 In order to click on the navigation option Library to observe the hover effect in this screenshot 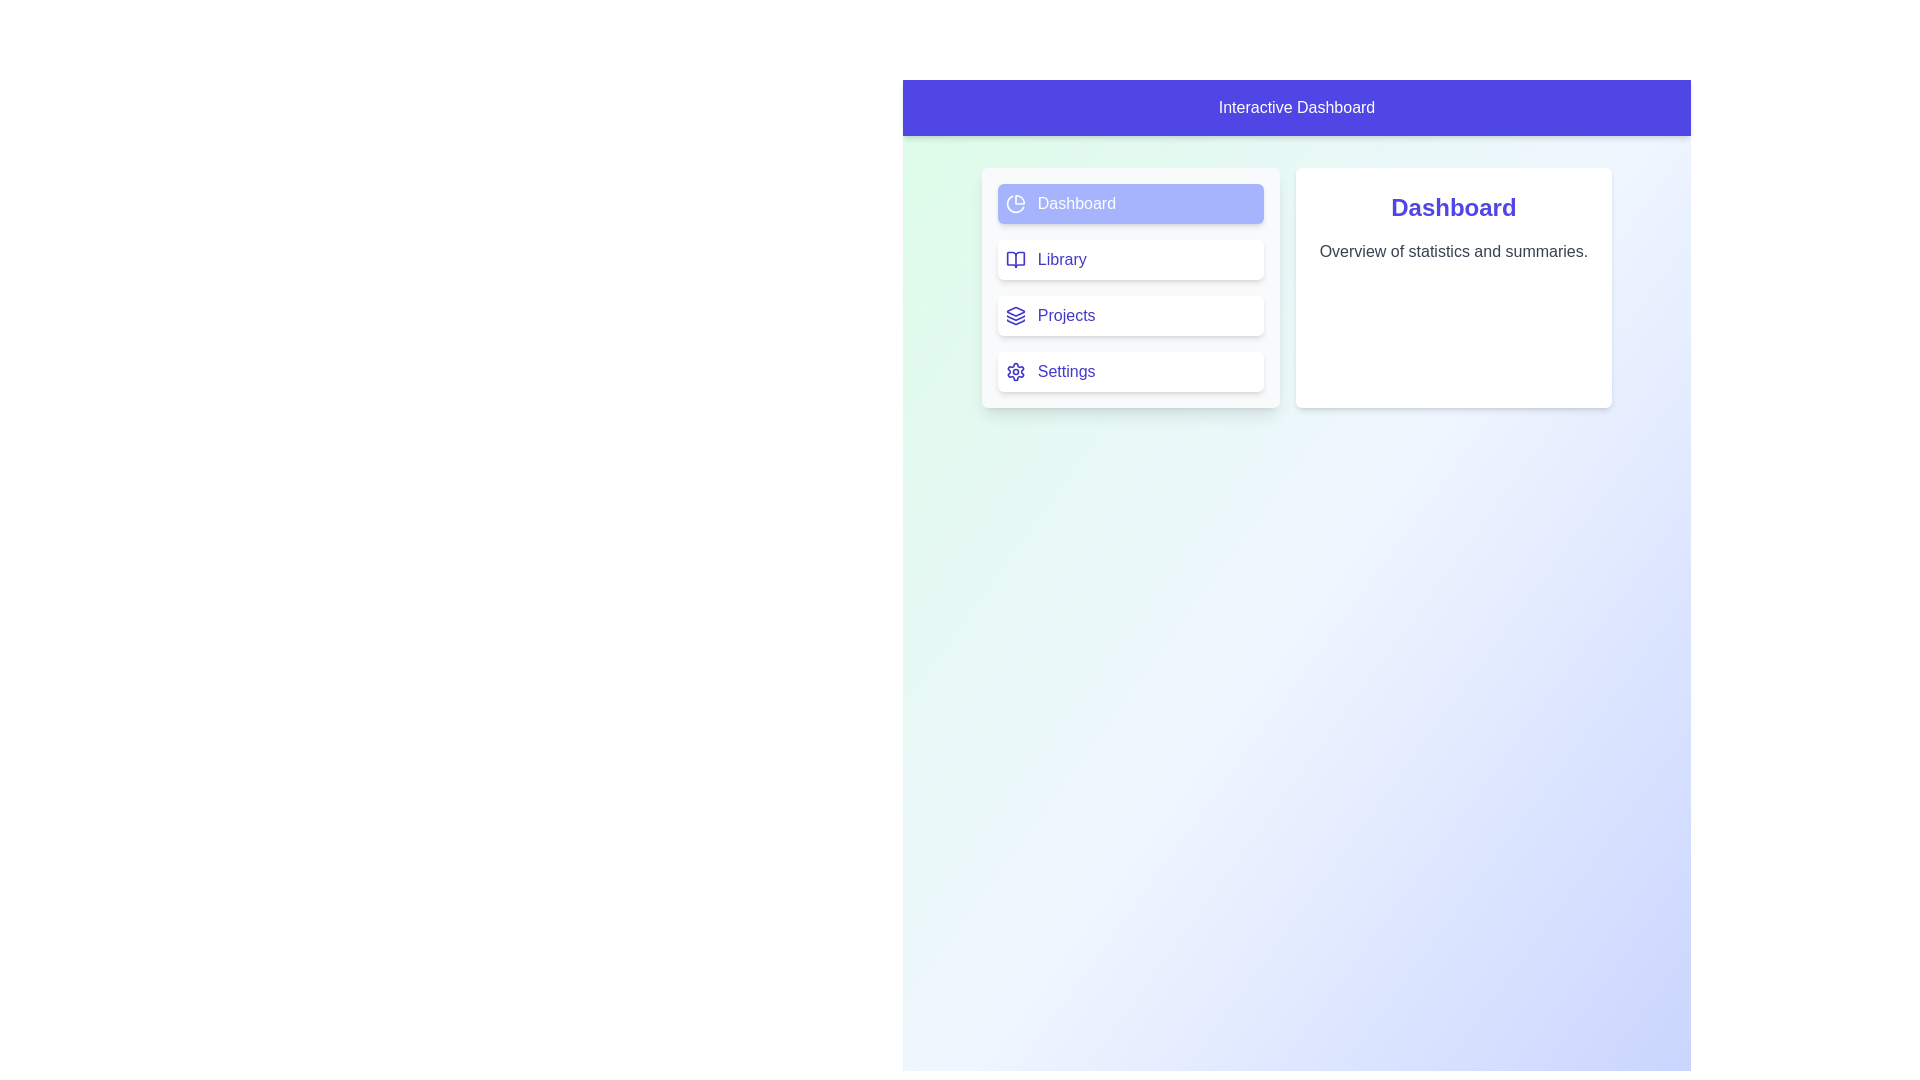, I will do `click(1129, 258)`.